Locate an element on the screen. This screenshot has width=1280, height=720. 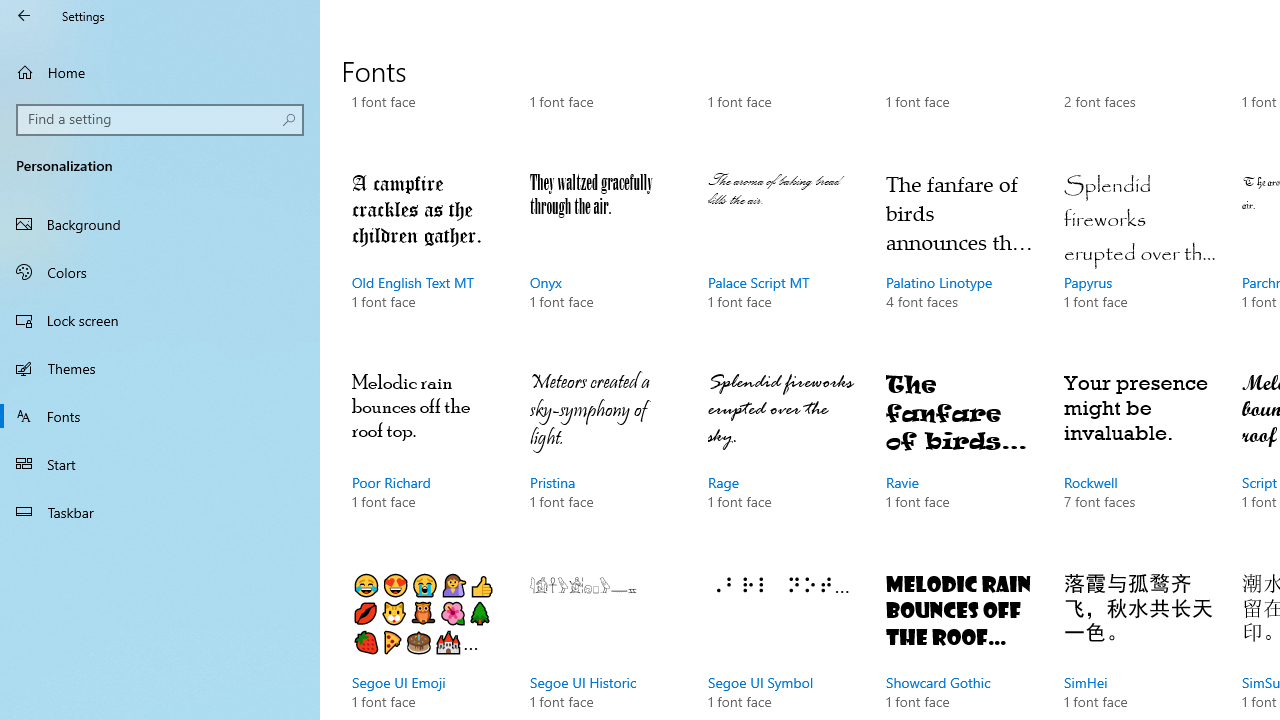
'Rockwell, 7 font faces' is located at coordinates (1139, 460).